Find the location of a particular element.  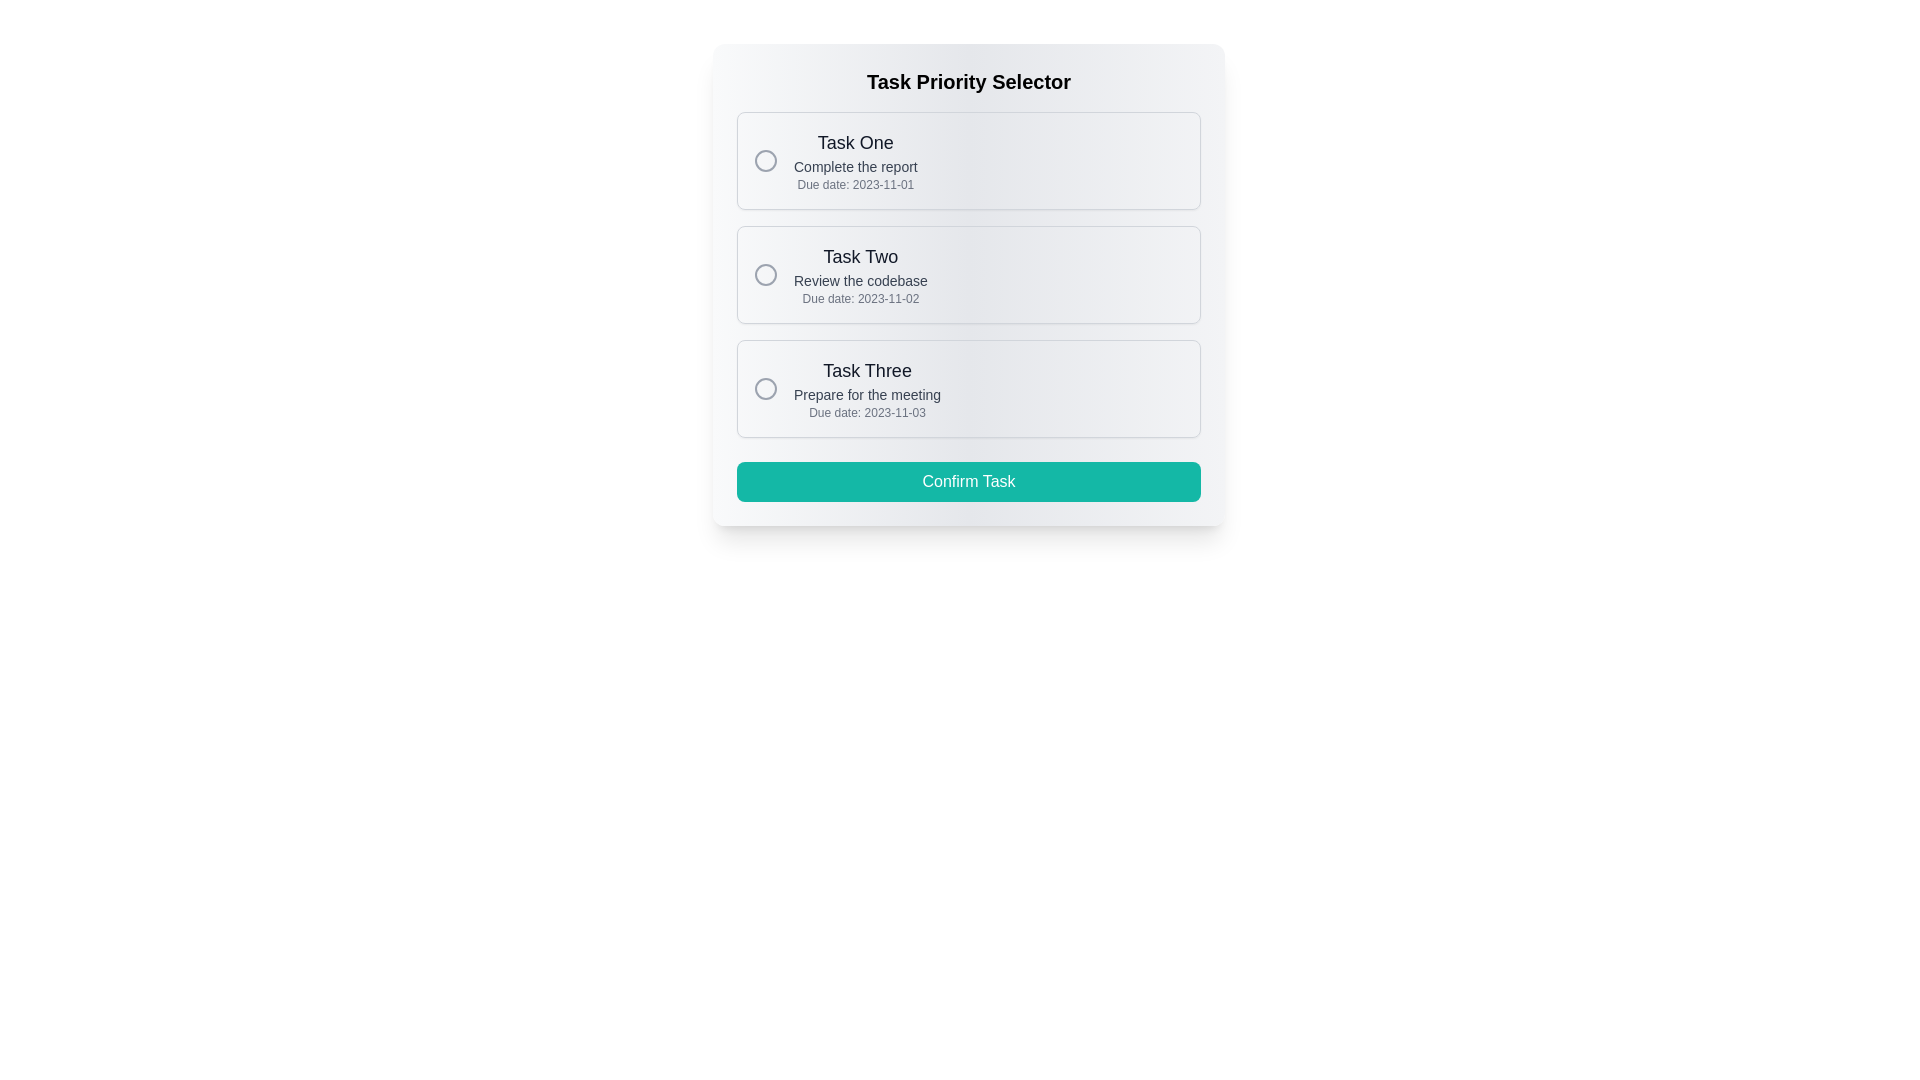

the text label containing the phrase 'Prepare for the meeting.' which is styled with a small gray font and positioned near the center-right of the interface, directly beneath 'Task Three.' is located at coordinates (867, 394).